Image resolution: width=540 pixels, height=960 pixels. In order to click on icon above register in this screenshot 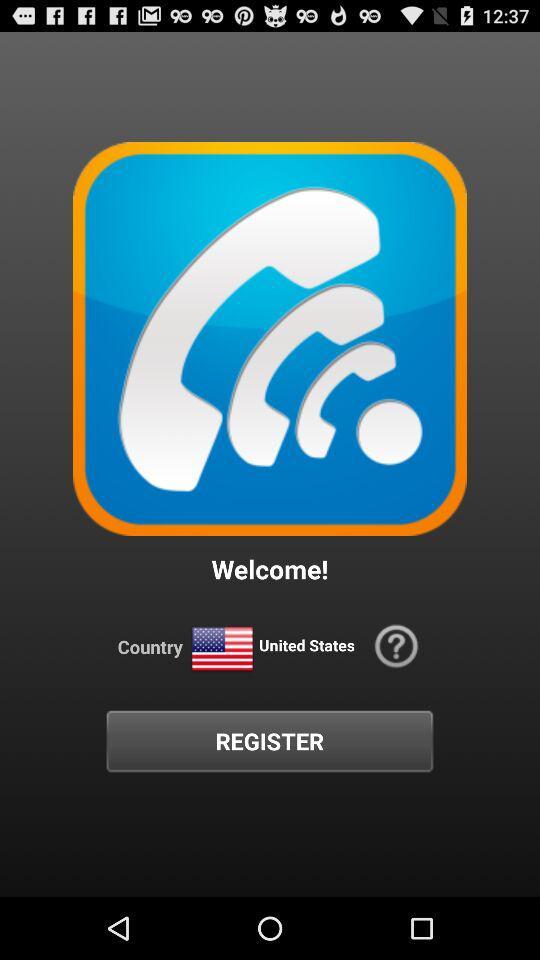, I will do `click(221, 648)`.